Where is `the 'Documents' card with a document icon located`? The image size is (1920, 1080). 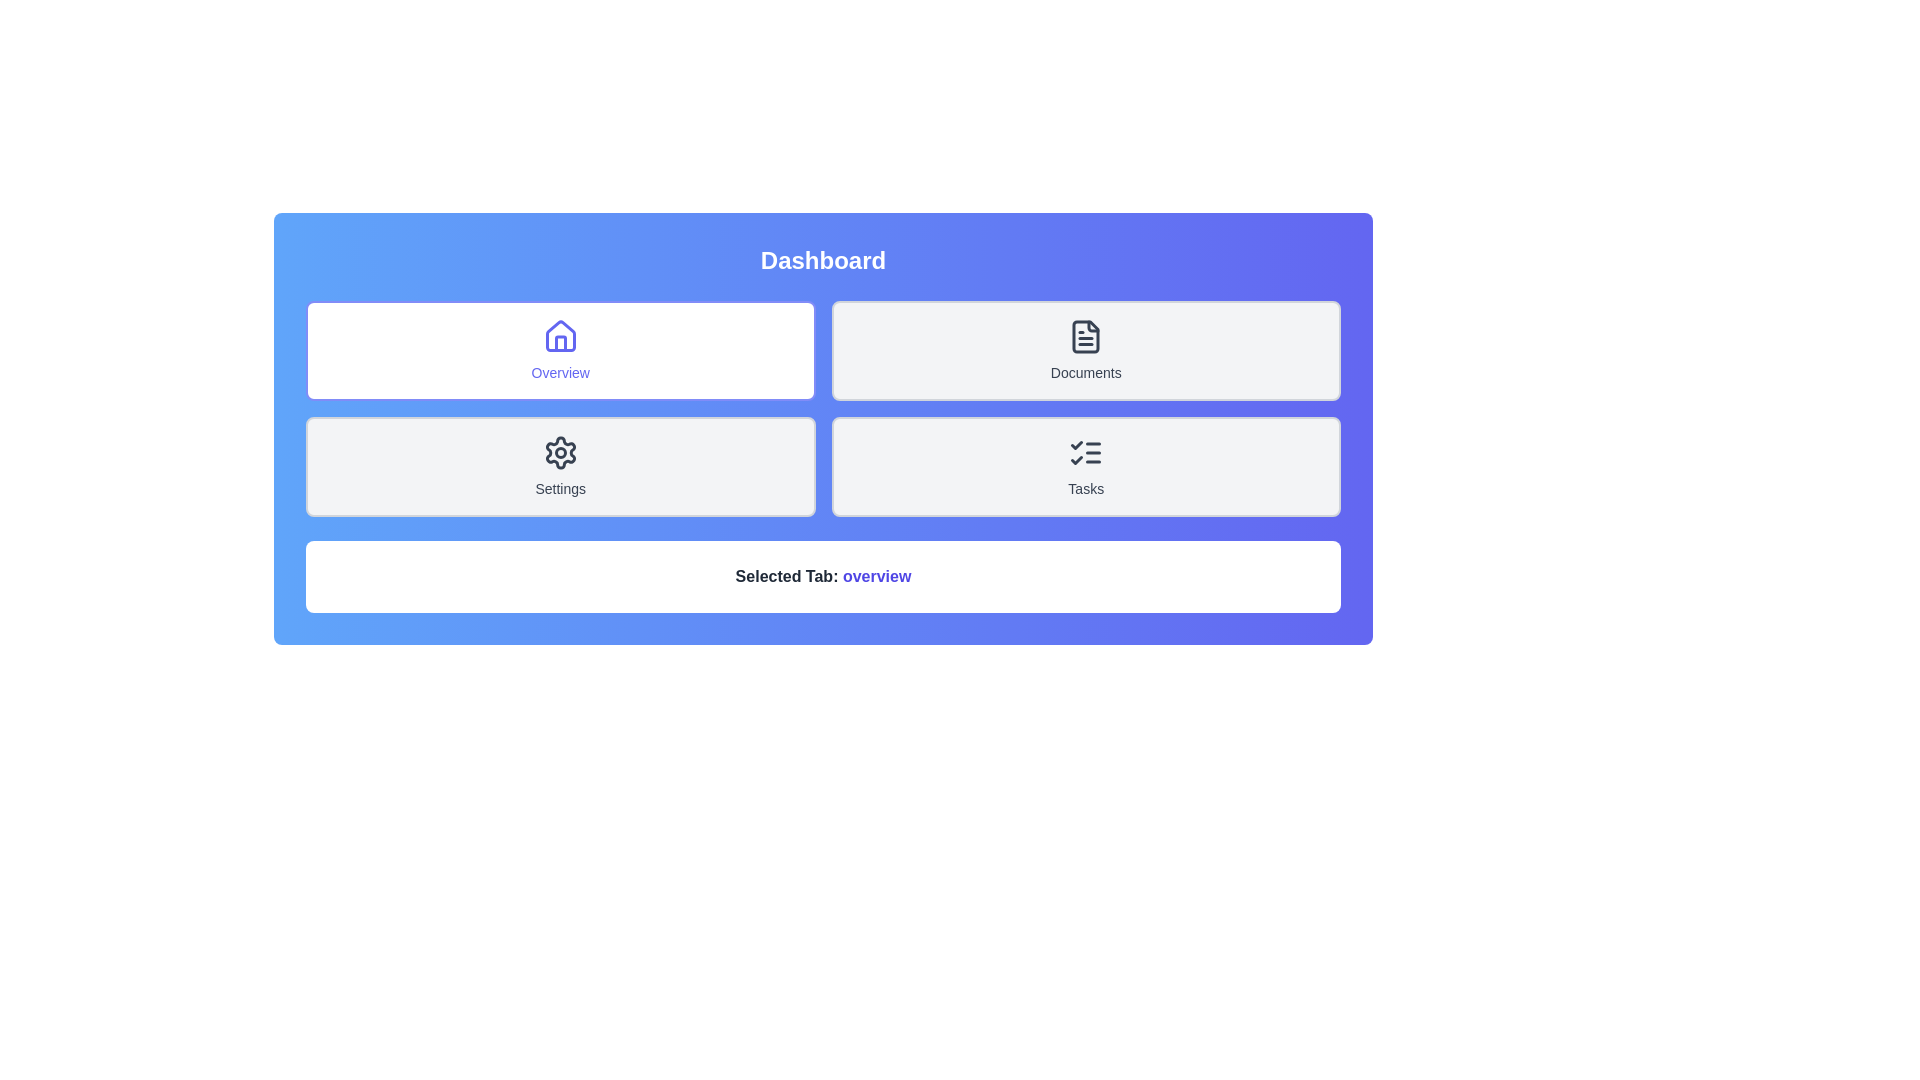
the 'Documents' card with a document icon located is located at coordinates (1085, 350).